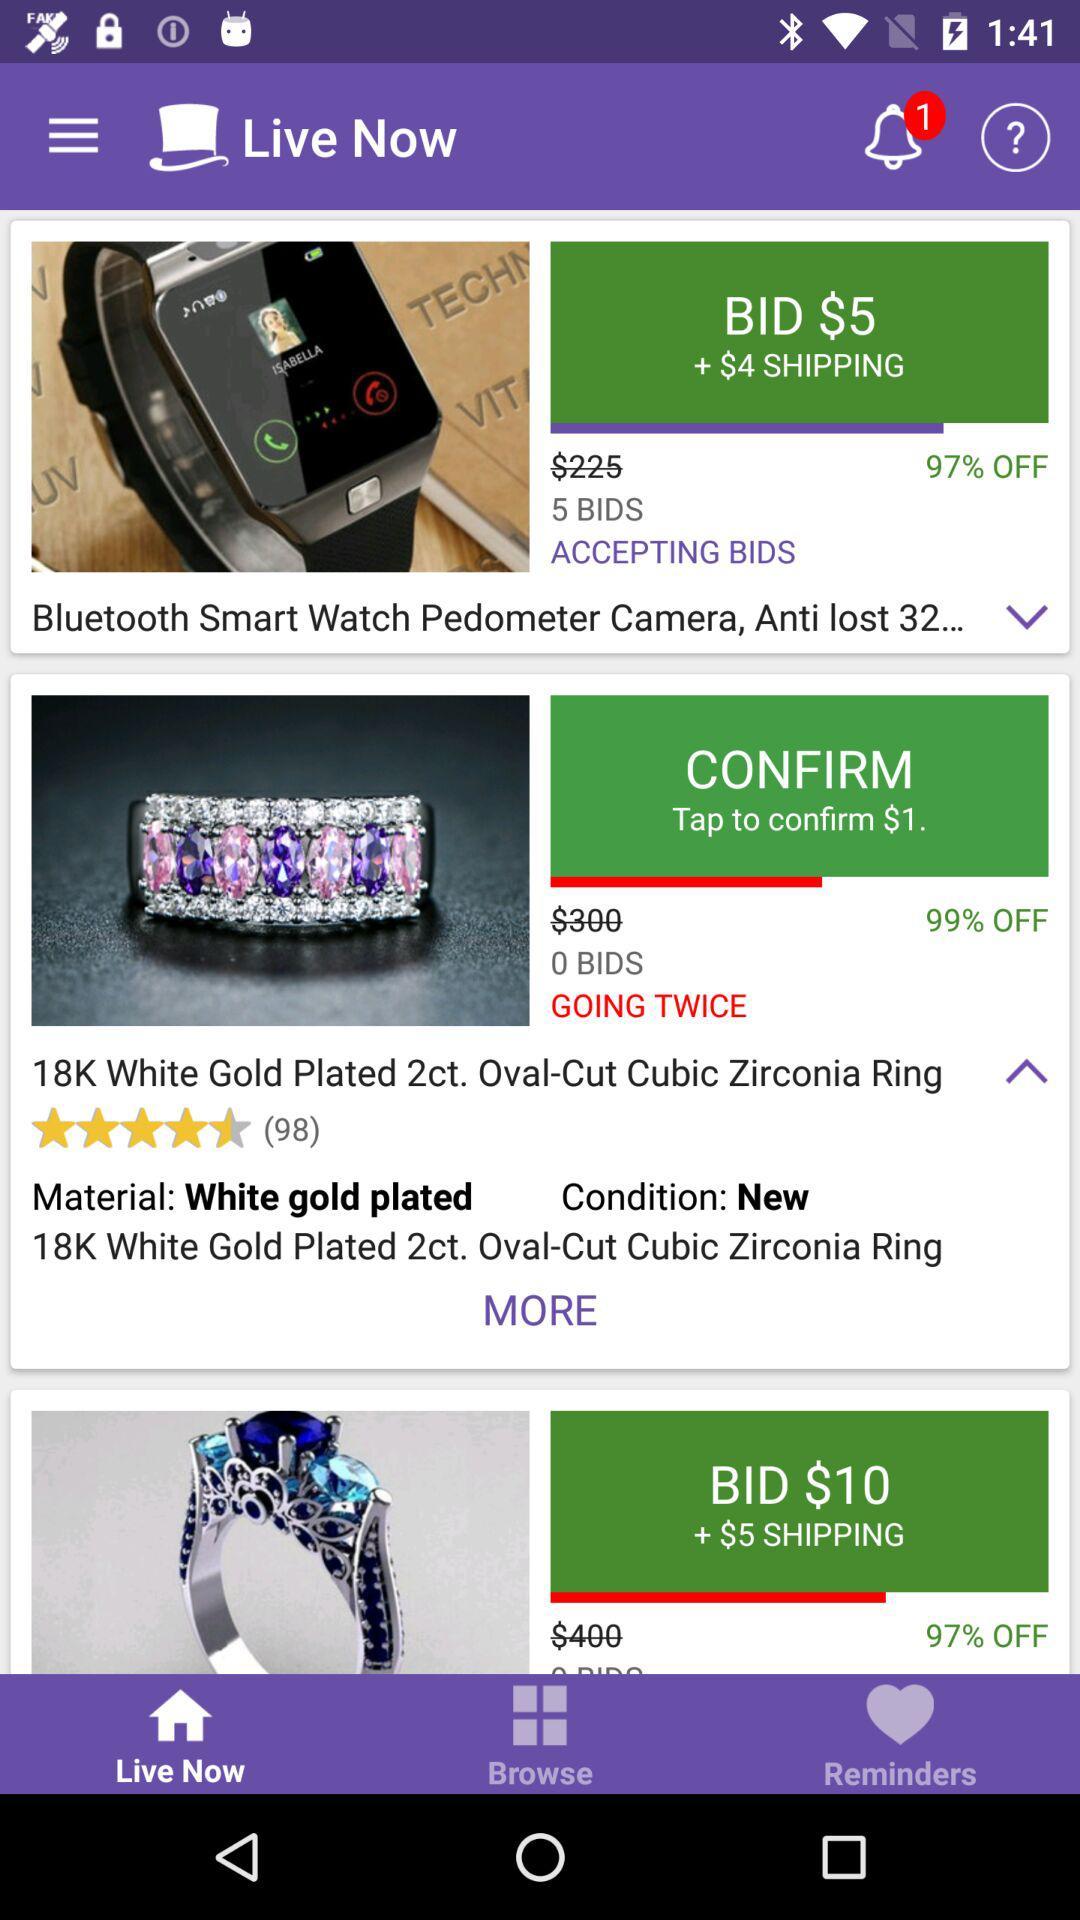 This screenshot has width=1080, height=1920. What do you see at coordinates (280, 860) in the screenshot?
I see `18k white gold ring` at bounding box center [280, 860].